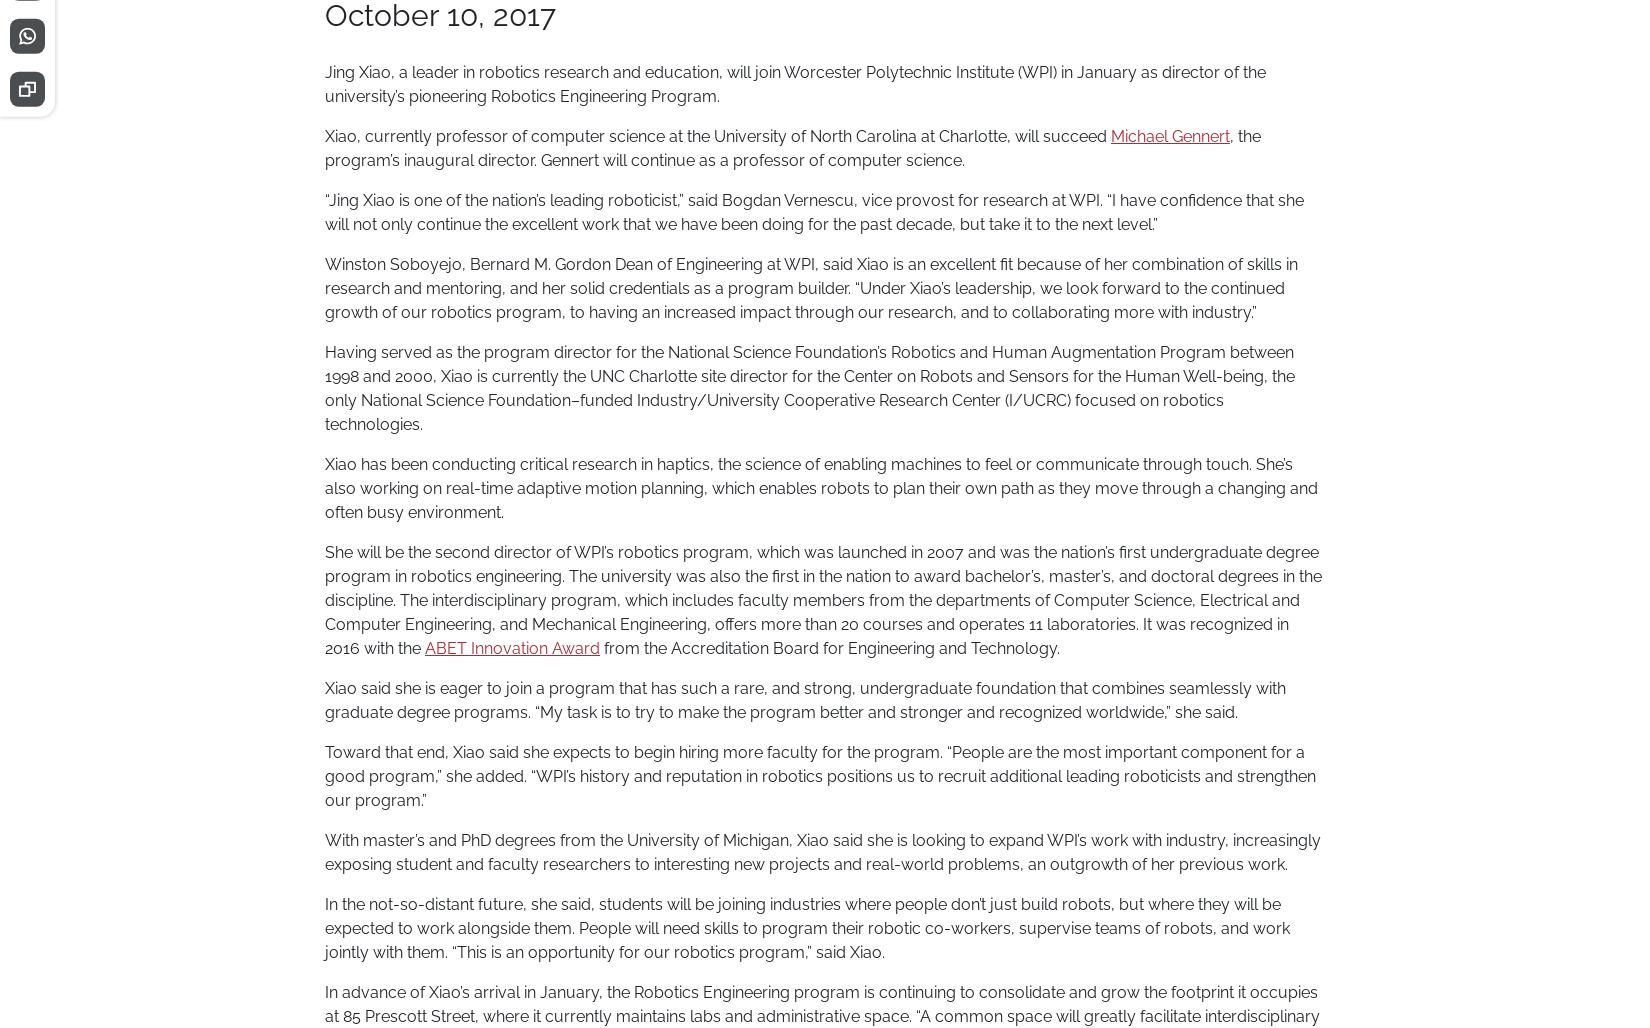 The image size is (1650, 1028). What do you see at coordinates (810, 288) in the screenshot?
I see `'Winston Soboyejo, Bernard M. Gordon Dean of Engineering at WPI, said Xiao is an excellent fit because of her combination of skills in research and mentoring, and her solid credentials as a program builder. “Under Xiao’s leadership, we look forward to the continued growth of our robotics program, to having an increased impact through our research, and to collaborating more with industry.”'` at bounding box center [810, 288].